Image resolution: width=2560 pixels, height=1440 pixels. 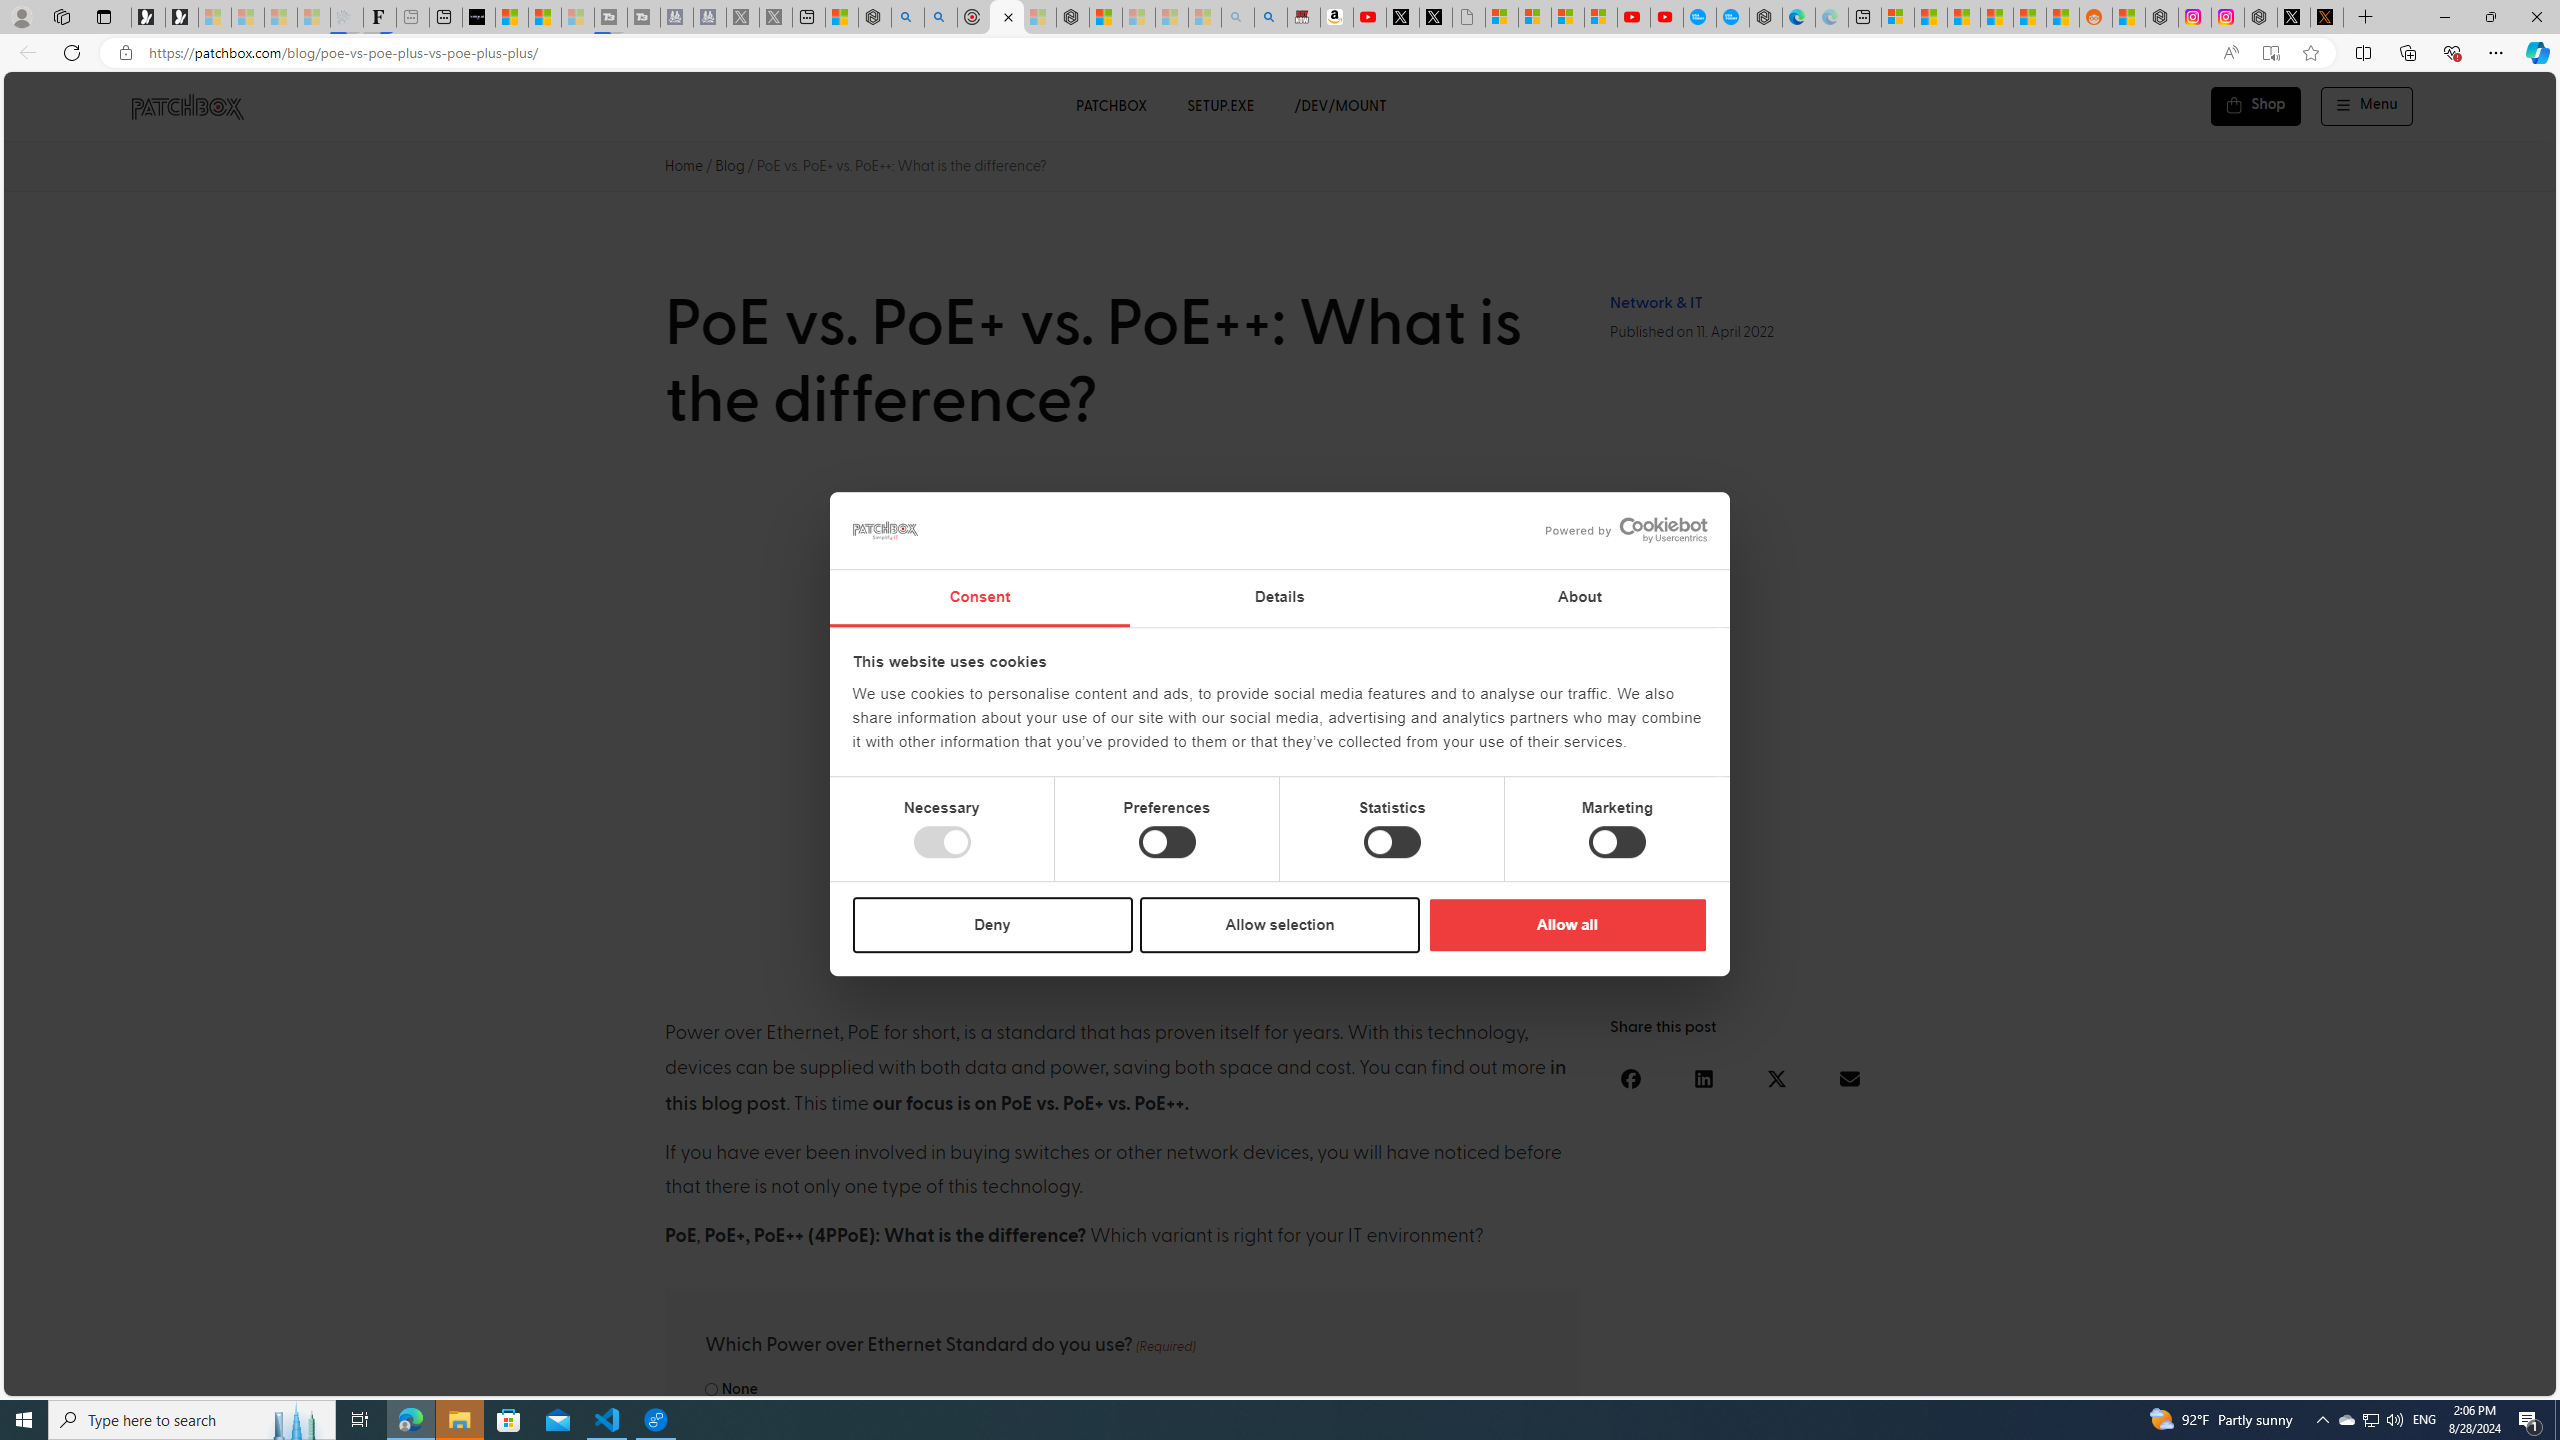 What do you see at coordinates (941, 842) in the screenshot?
I see `'Necessary'` at bounding box center [941, 842].